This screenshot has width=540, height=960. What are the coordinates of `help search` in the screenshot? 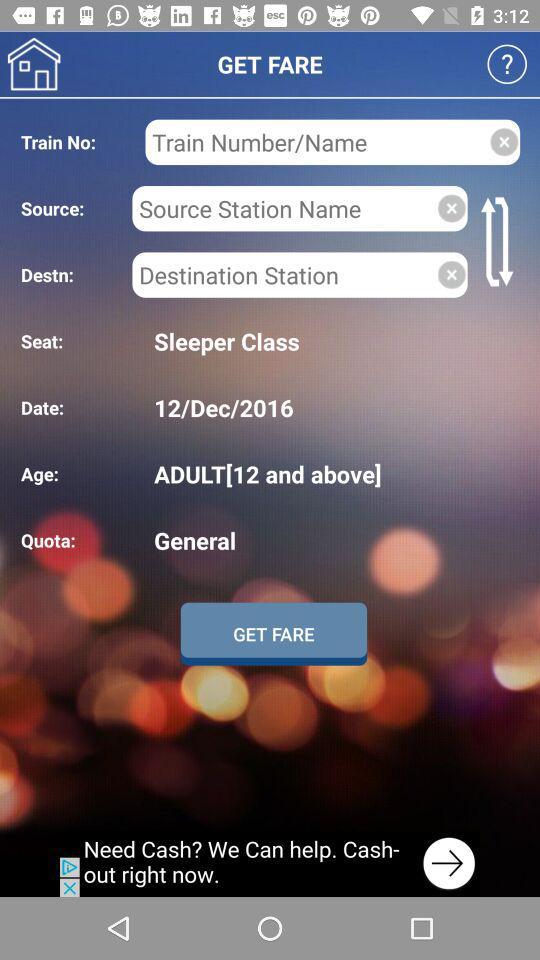 It's located at (507, 64).